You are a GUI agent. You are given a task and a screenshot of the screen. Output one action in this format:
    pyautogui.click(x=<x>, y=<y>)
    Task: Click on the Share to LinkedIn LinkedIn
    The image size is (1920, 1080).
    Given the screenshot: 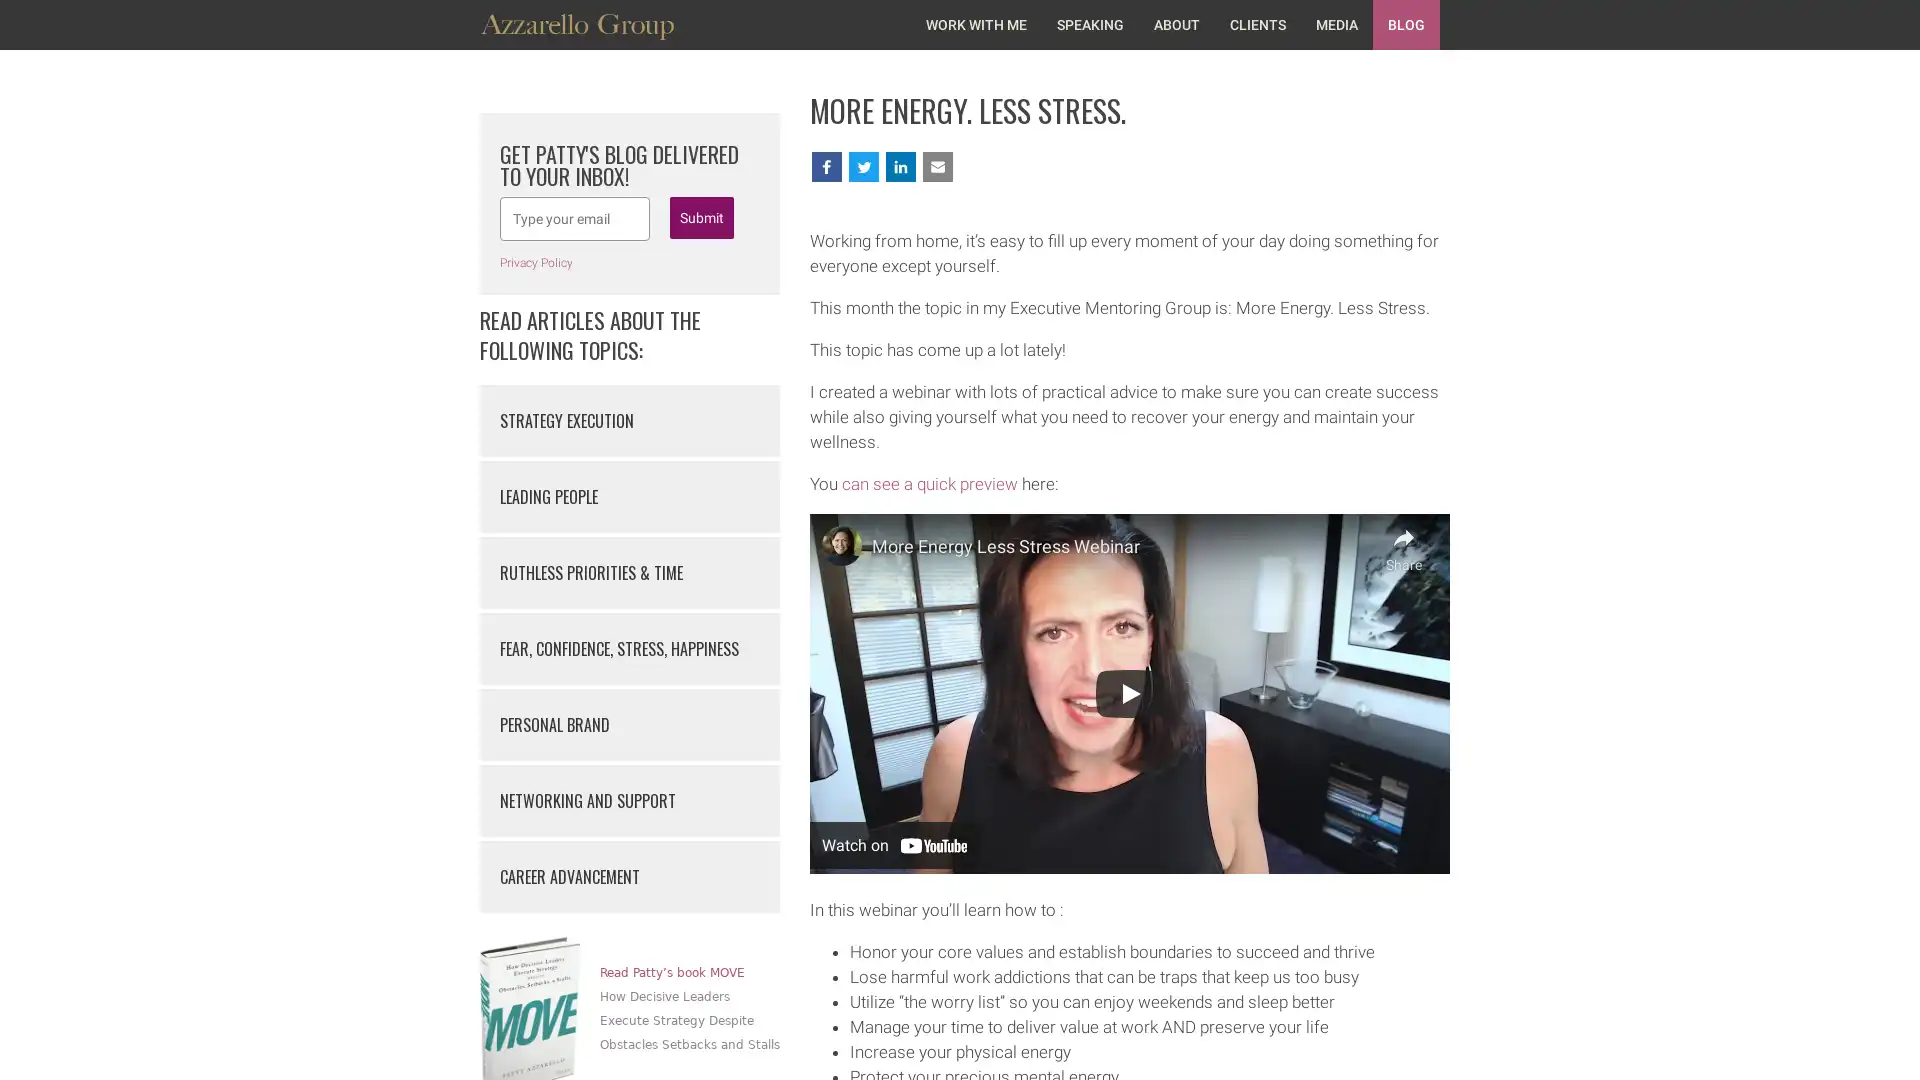 What is the action you would take?
    pyautogui.click(x=1055, y=165)
    